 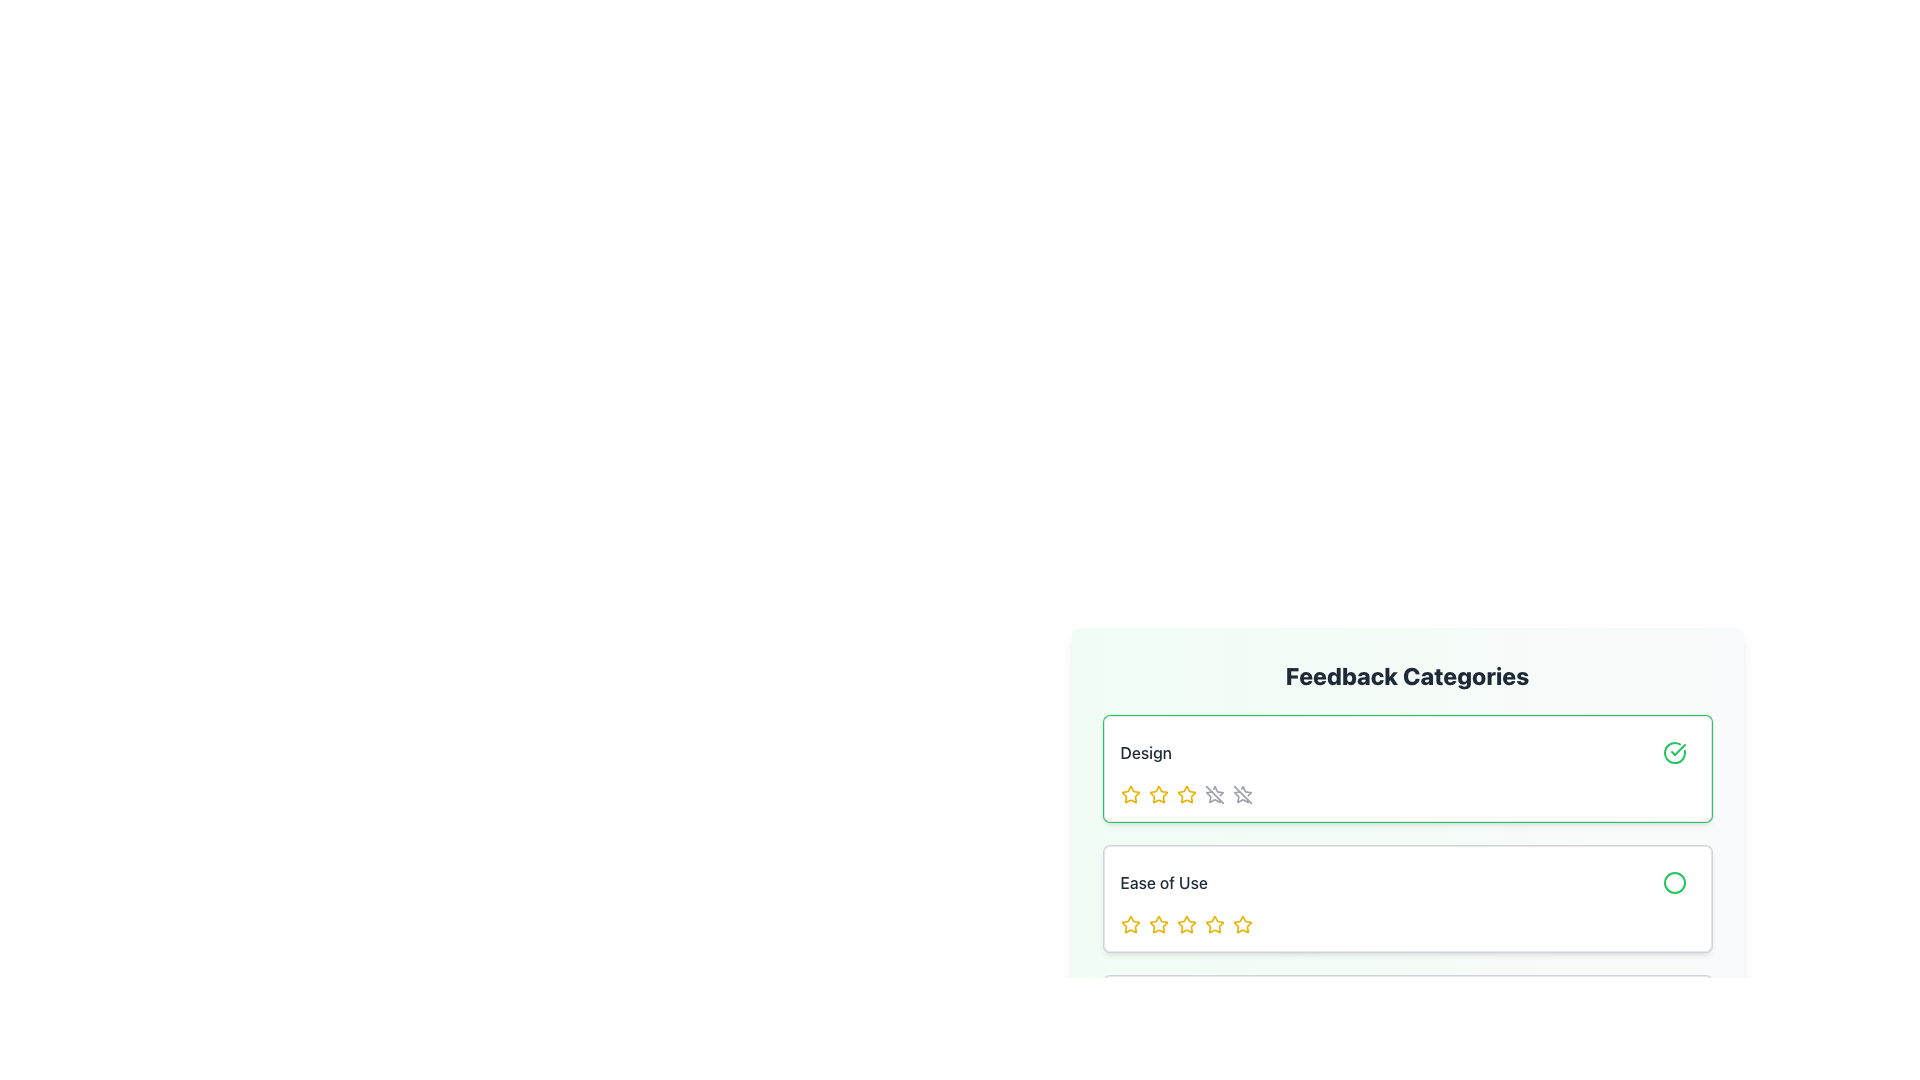 What do you see at coordinates (1213, 924) in the screenshot?
I see `the third star in the second row of the star rating system under the 'Ease of Use' category` at bounding box center [1213, 924].